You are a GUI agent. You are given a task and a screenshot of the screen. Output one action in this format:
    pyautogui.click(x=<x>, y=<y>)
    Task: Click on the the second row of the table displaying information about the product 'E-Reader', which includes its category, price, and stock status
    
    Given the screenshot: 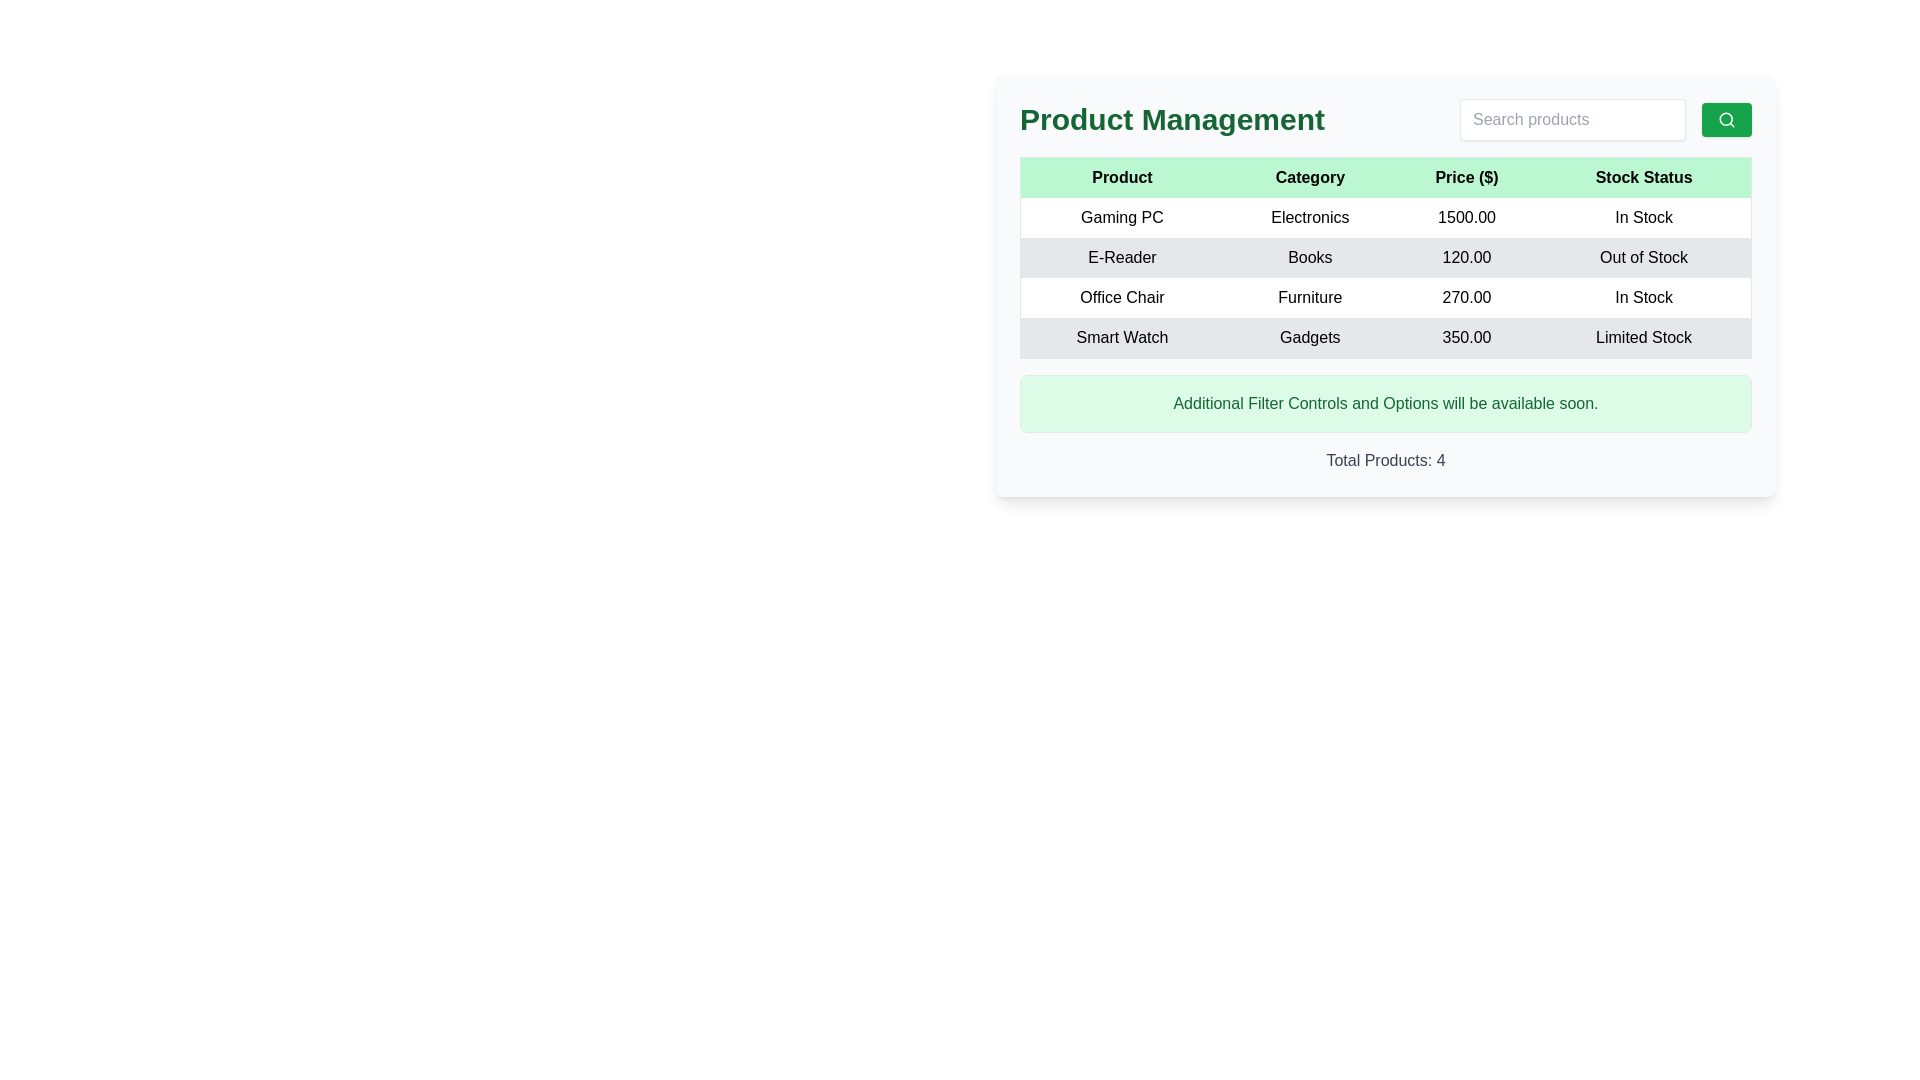 What is the action you would take?
    pyautogui.click(x=1385, y=277)
    